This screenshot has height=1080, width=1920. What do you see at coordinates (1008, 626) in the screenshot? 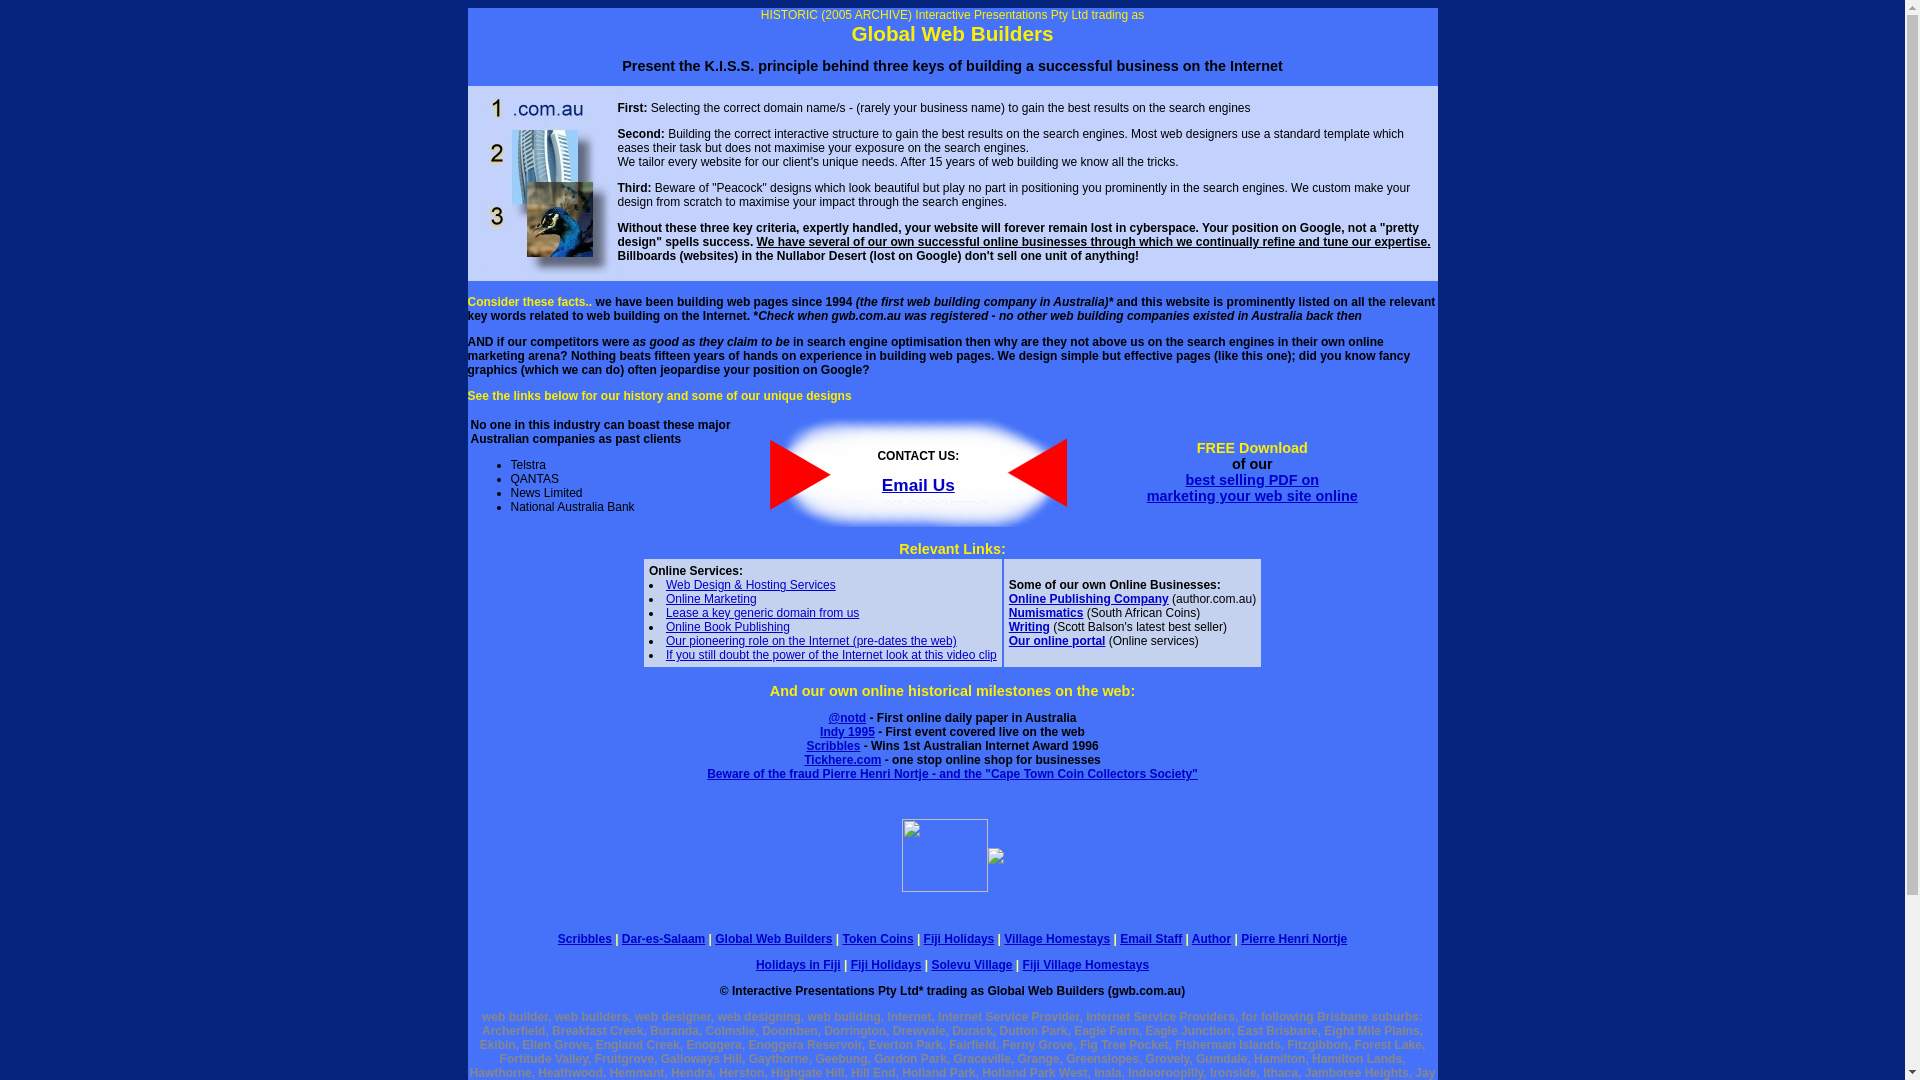
I see `'Writing'` at bounding box center [1008, 626].